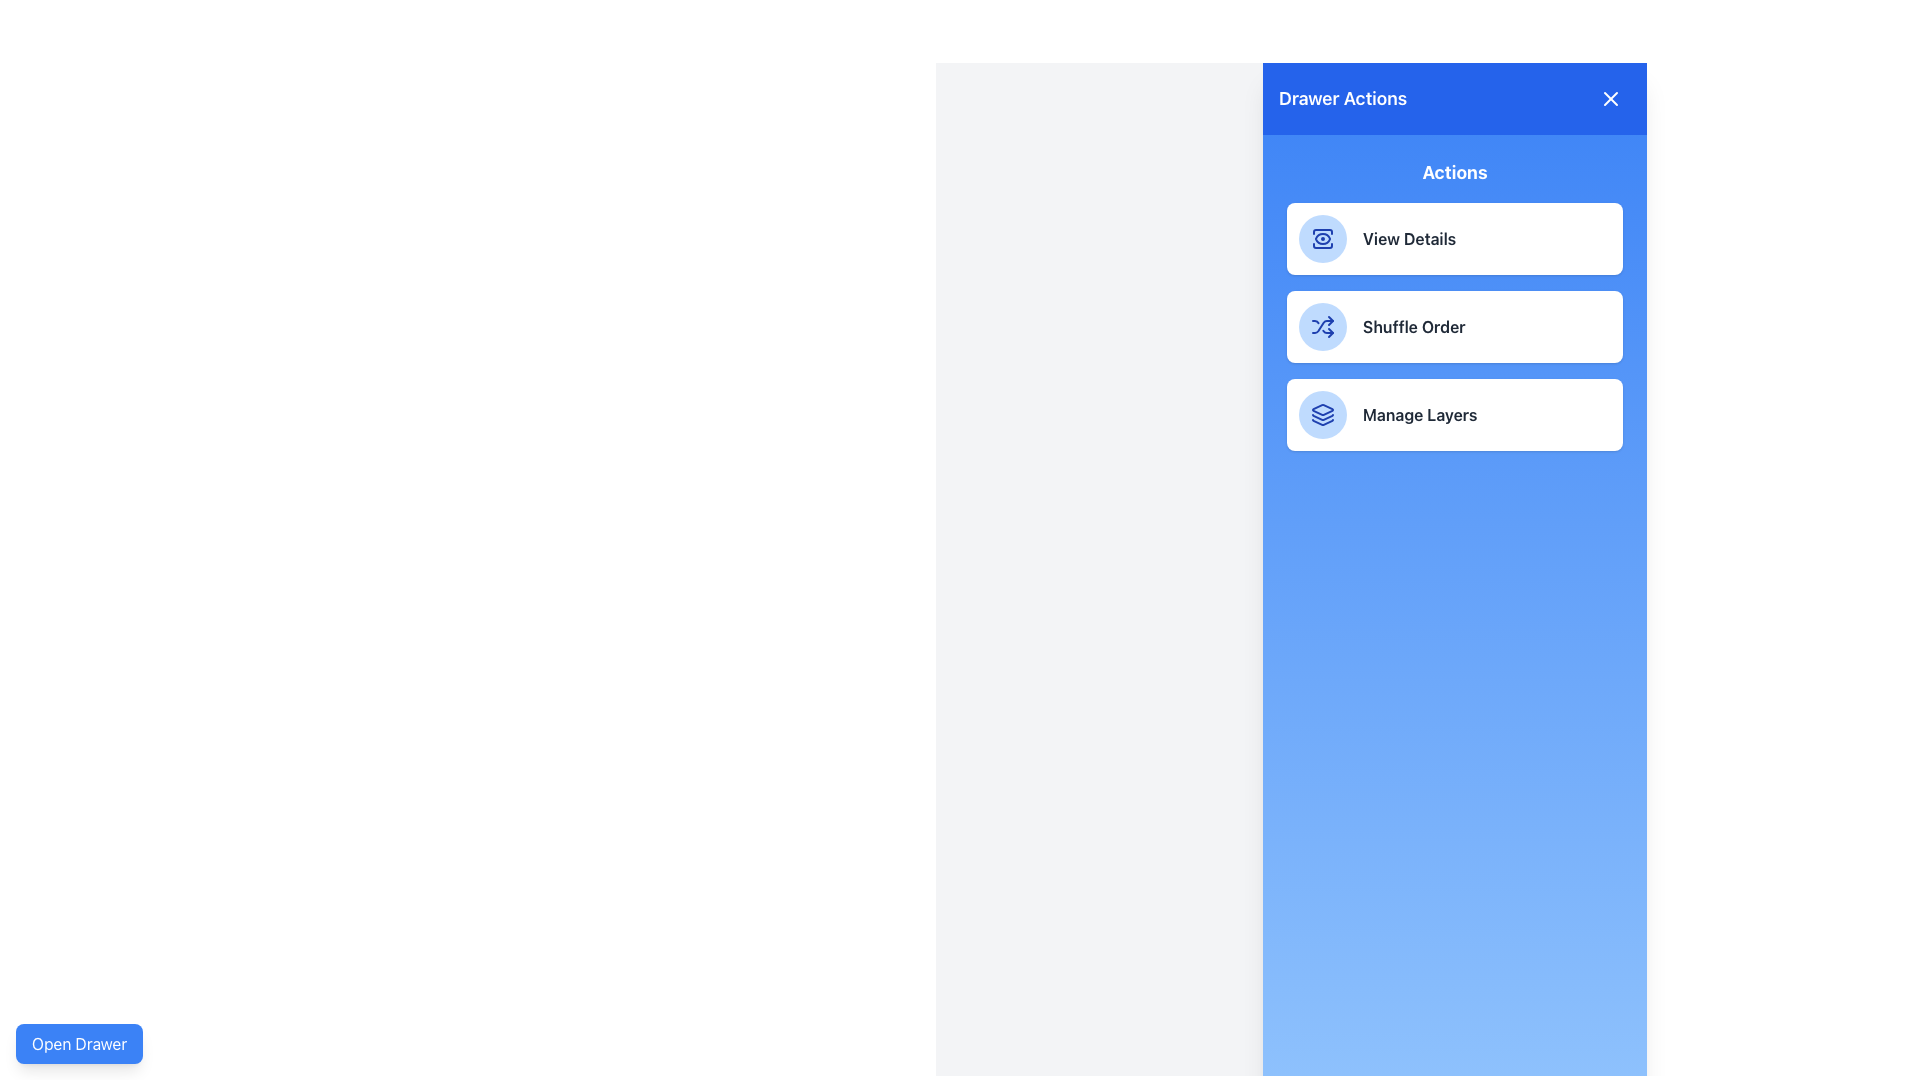  I want to click on the upper layer icon of the 'Manage Layers' feature, so click(1323, 408).